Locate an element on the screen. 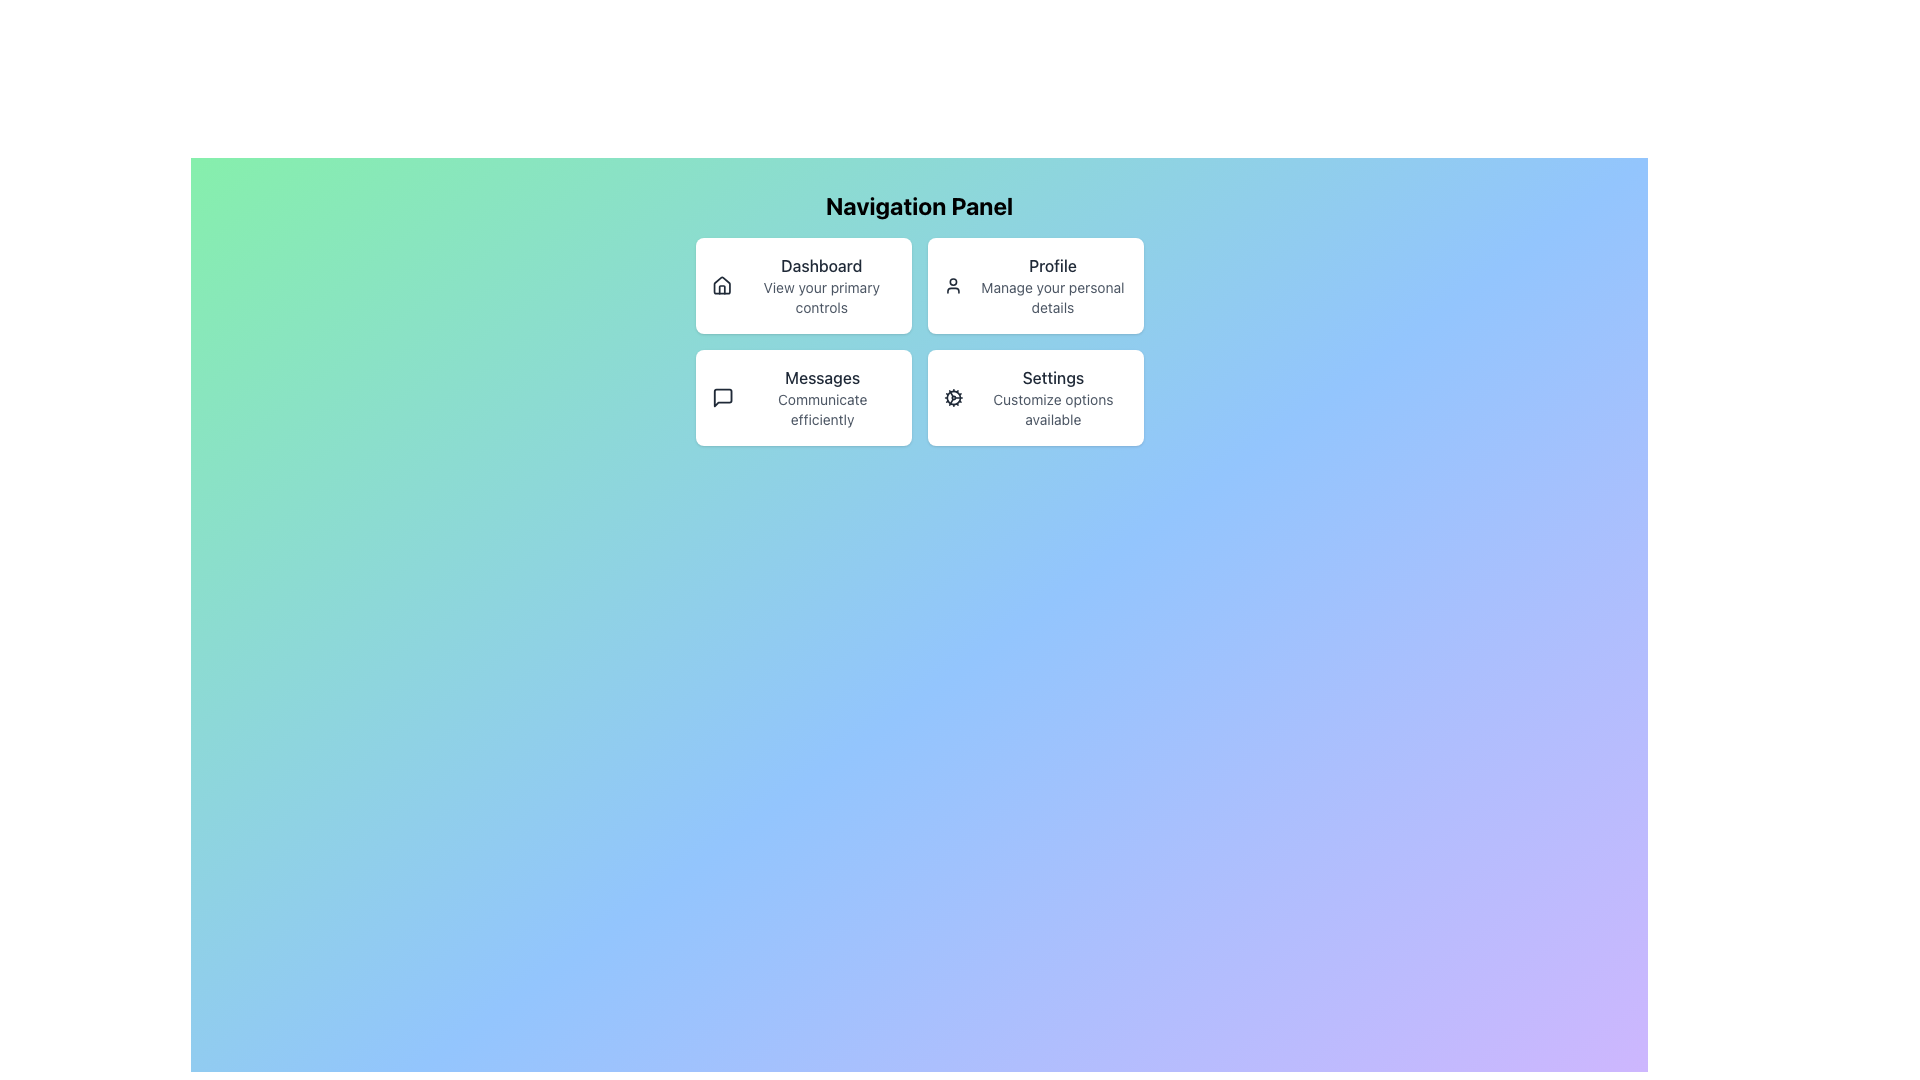 The height and width of the screenshot is (1080, 1920). the 'Messages' icon located at the top-left corner of the 'Messages' tile is located at coordinates (720, 397).